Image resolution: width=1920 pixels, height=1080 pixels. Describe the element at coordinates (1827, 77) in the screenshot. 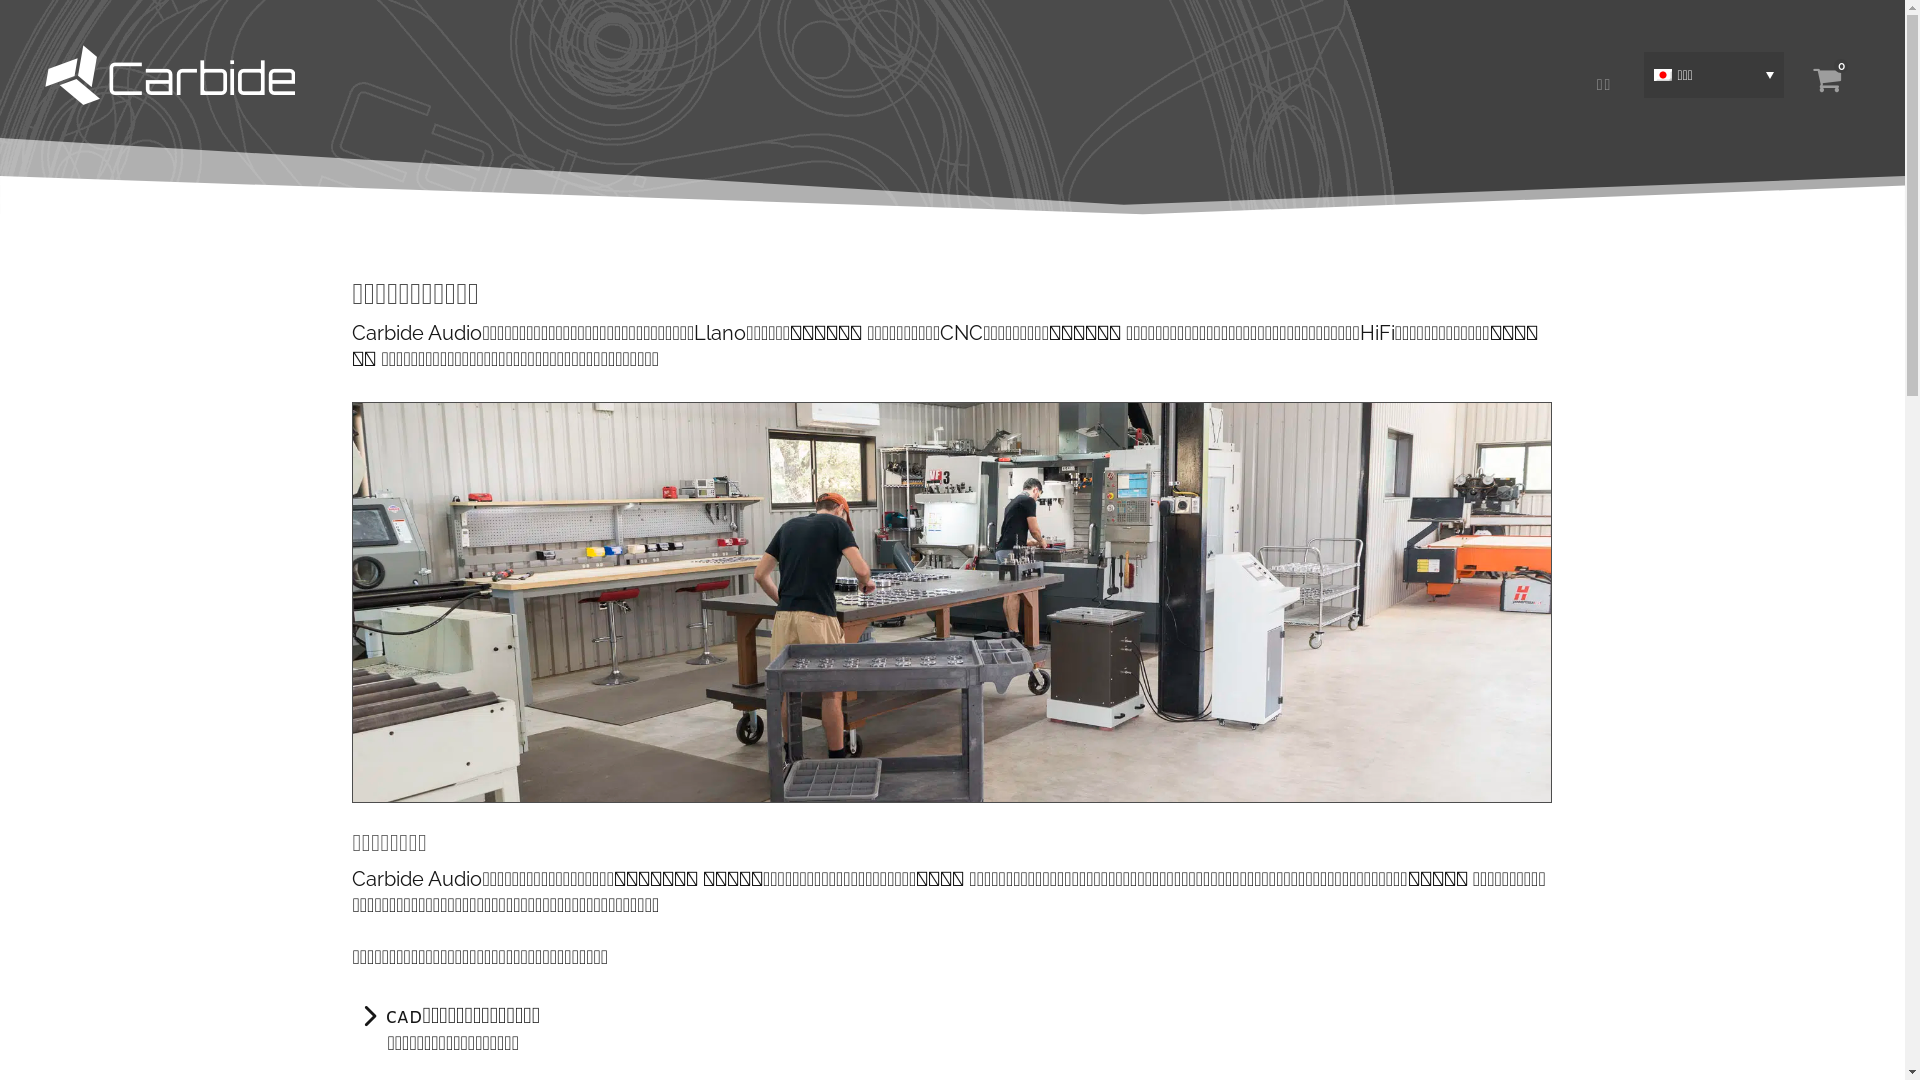

I see `'0'` at that location.